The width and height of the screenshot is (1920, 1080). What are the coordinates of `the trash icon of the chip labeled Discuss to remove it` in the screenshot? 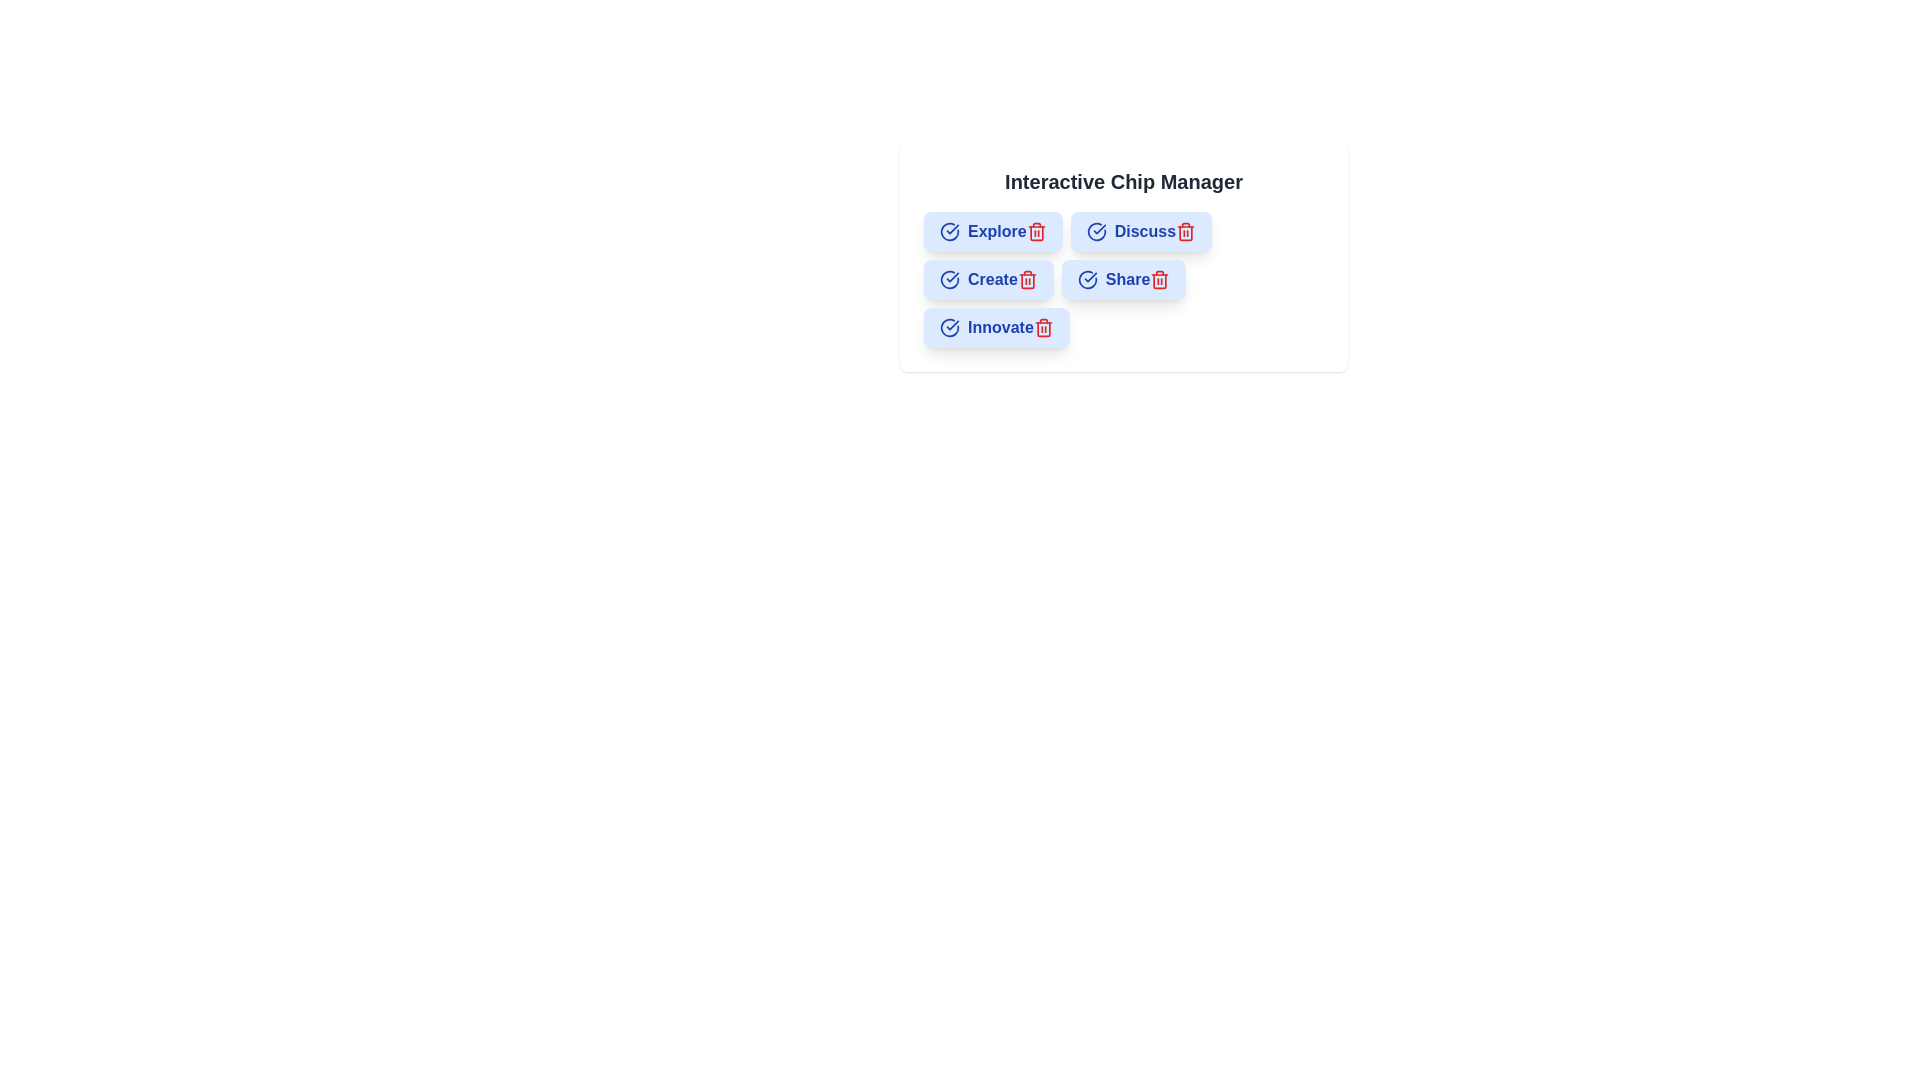 It's located at (1185, 230).